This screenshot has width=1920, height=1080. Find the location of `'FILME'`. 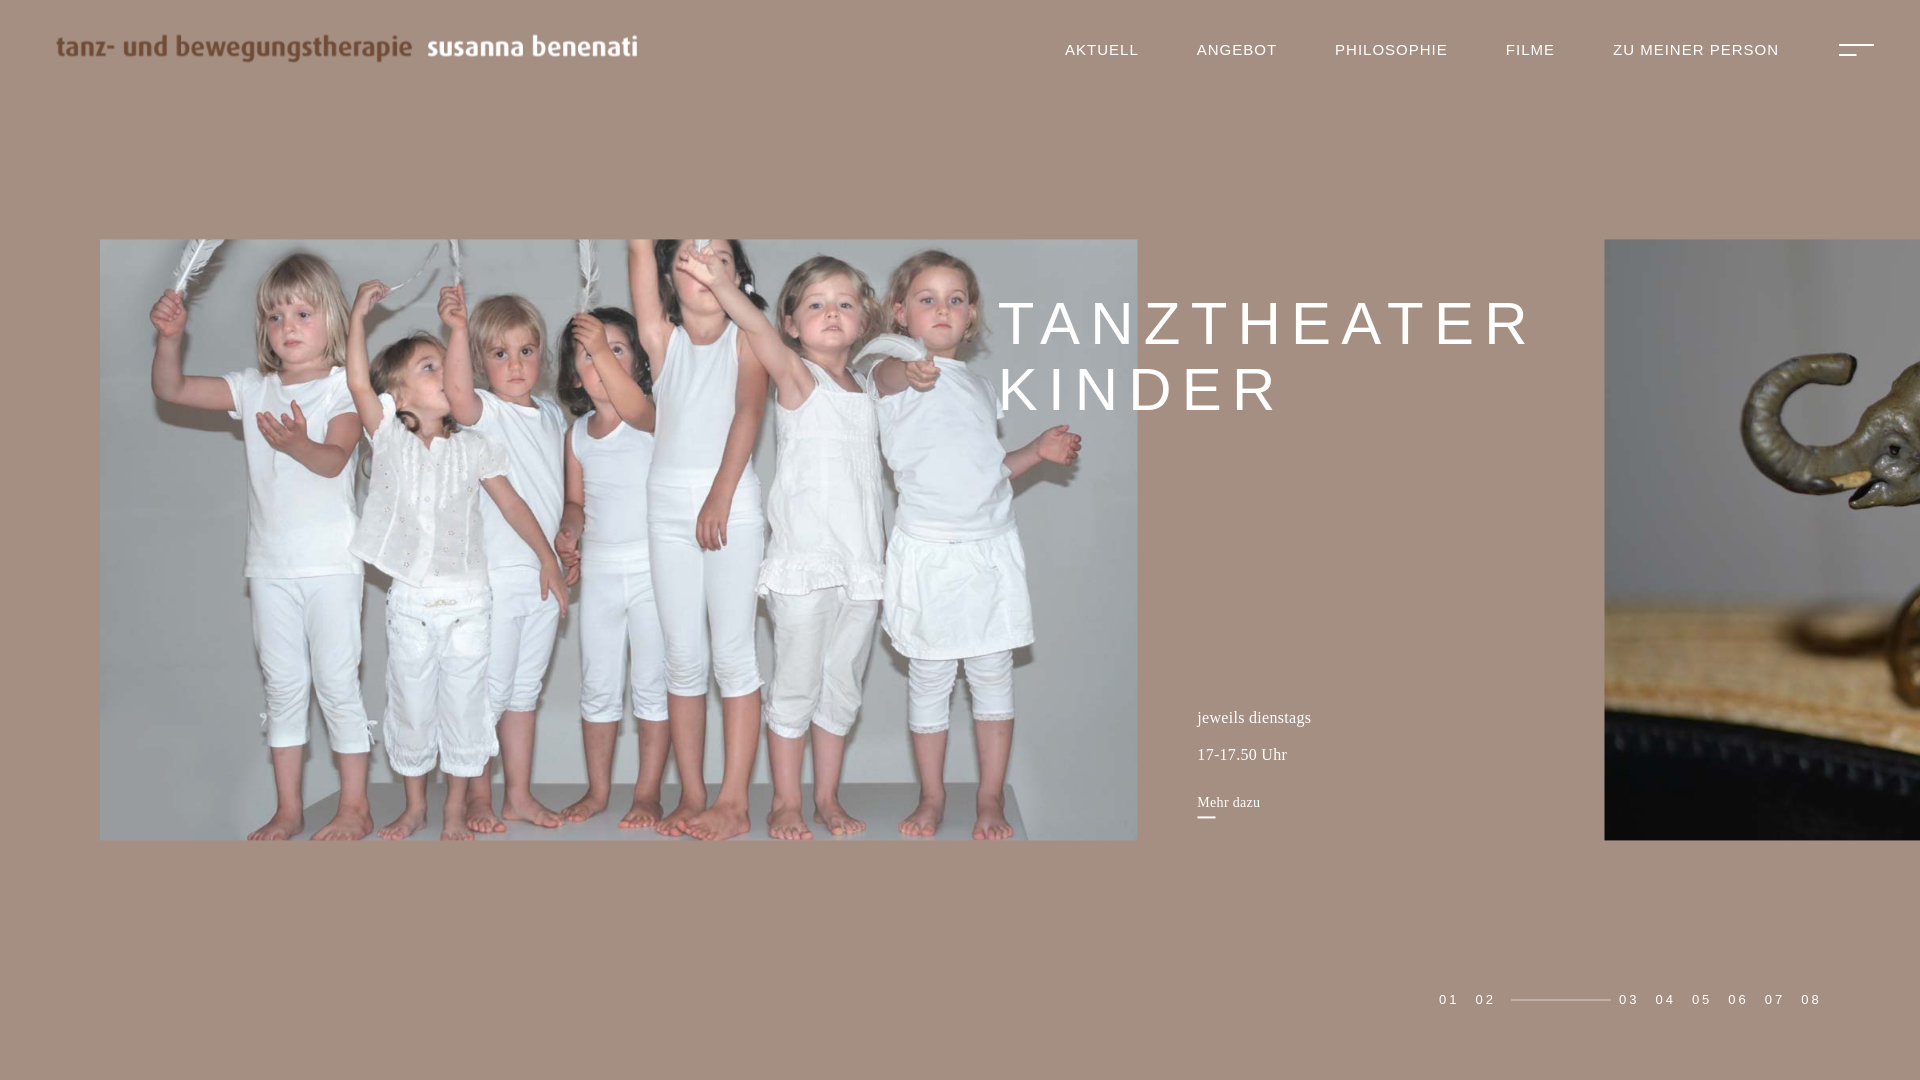

'FILME' is located at coordinates (1529, 49).